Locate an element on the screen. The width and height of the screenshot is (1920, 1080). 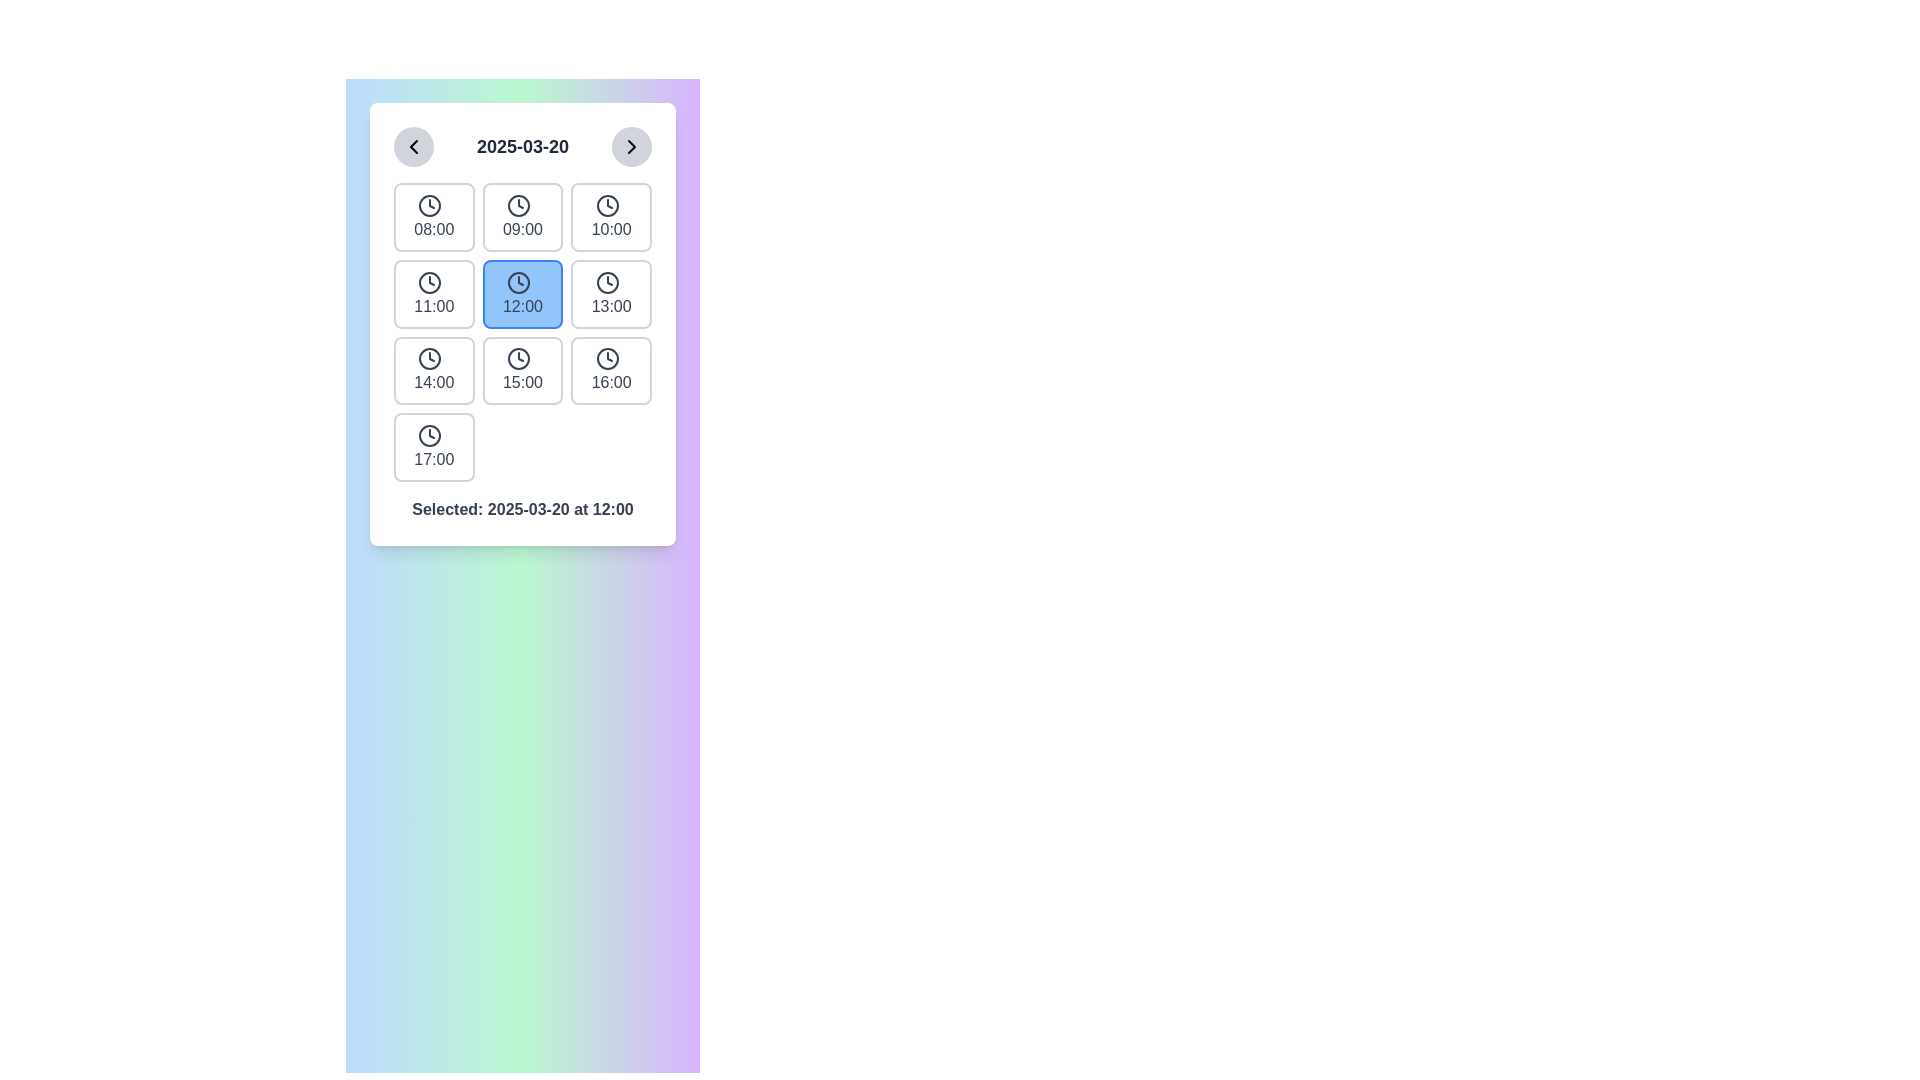
the button representing the time slot of 15:00, located in the middle row and second column, below the '12:00' button and right of the '14:00' button is located at coordinates (523, 370).